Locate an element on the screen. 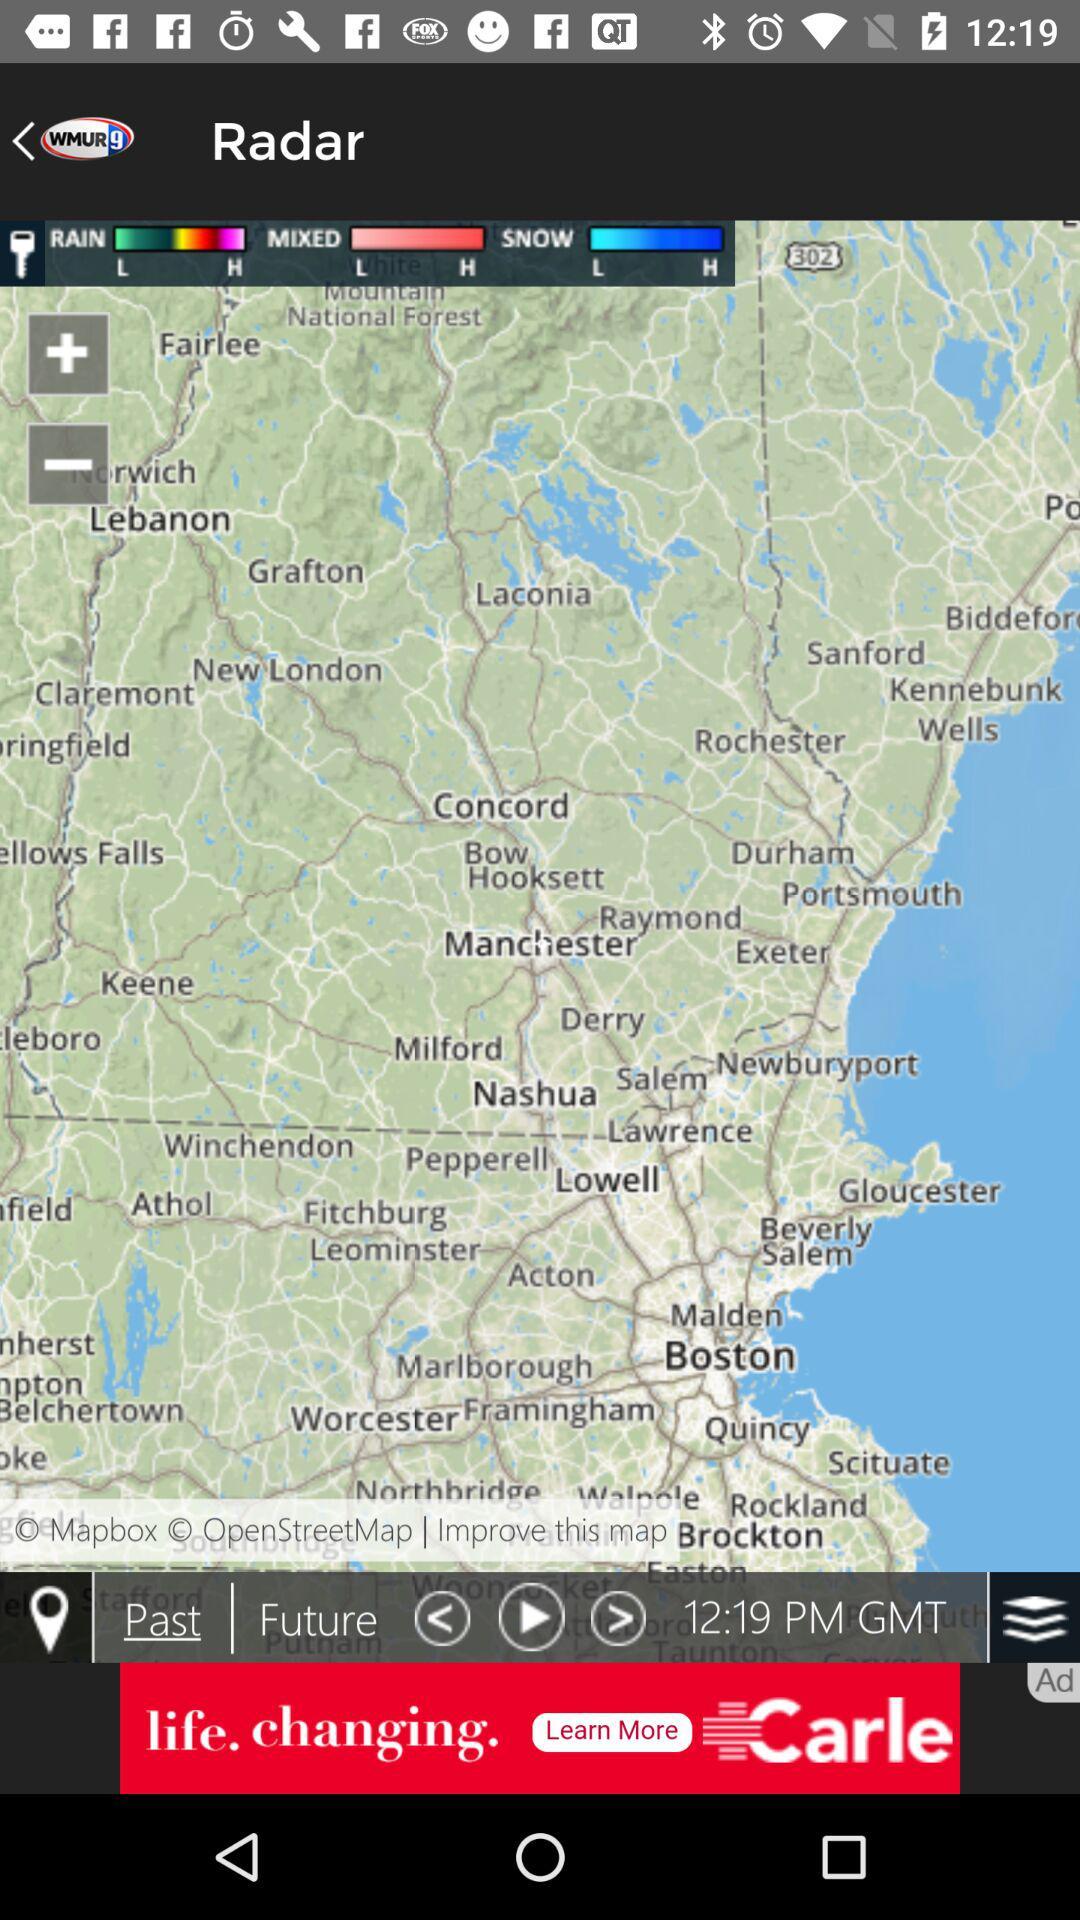 This screenshot has width=1080, height=1920. the arrow_backward icon is located at coordinates (72, 140).